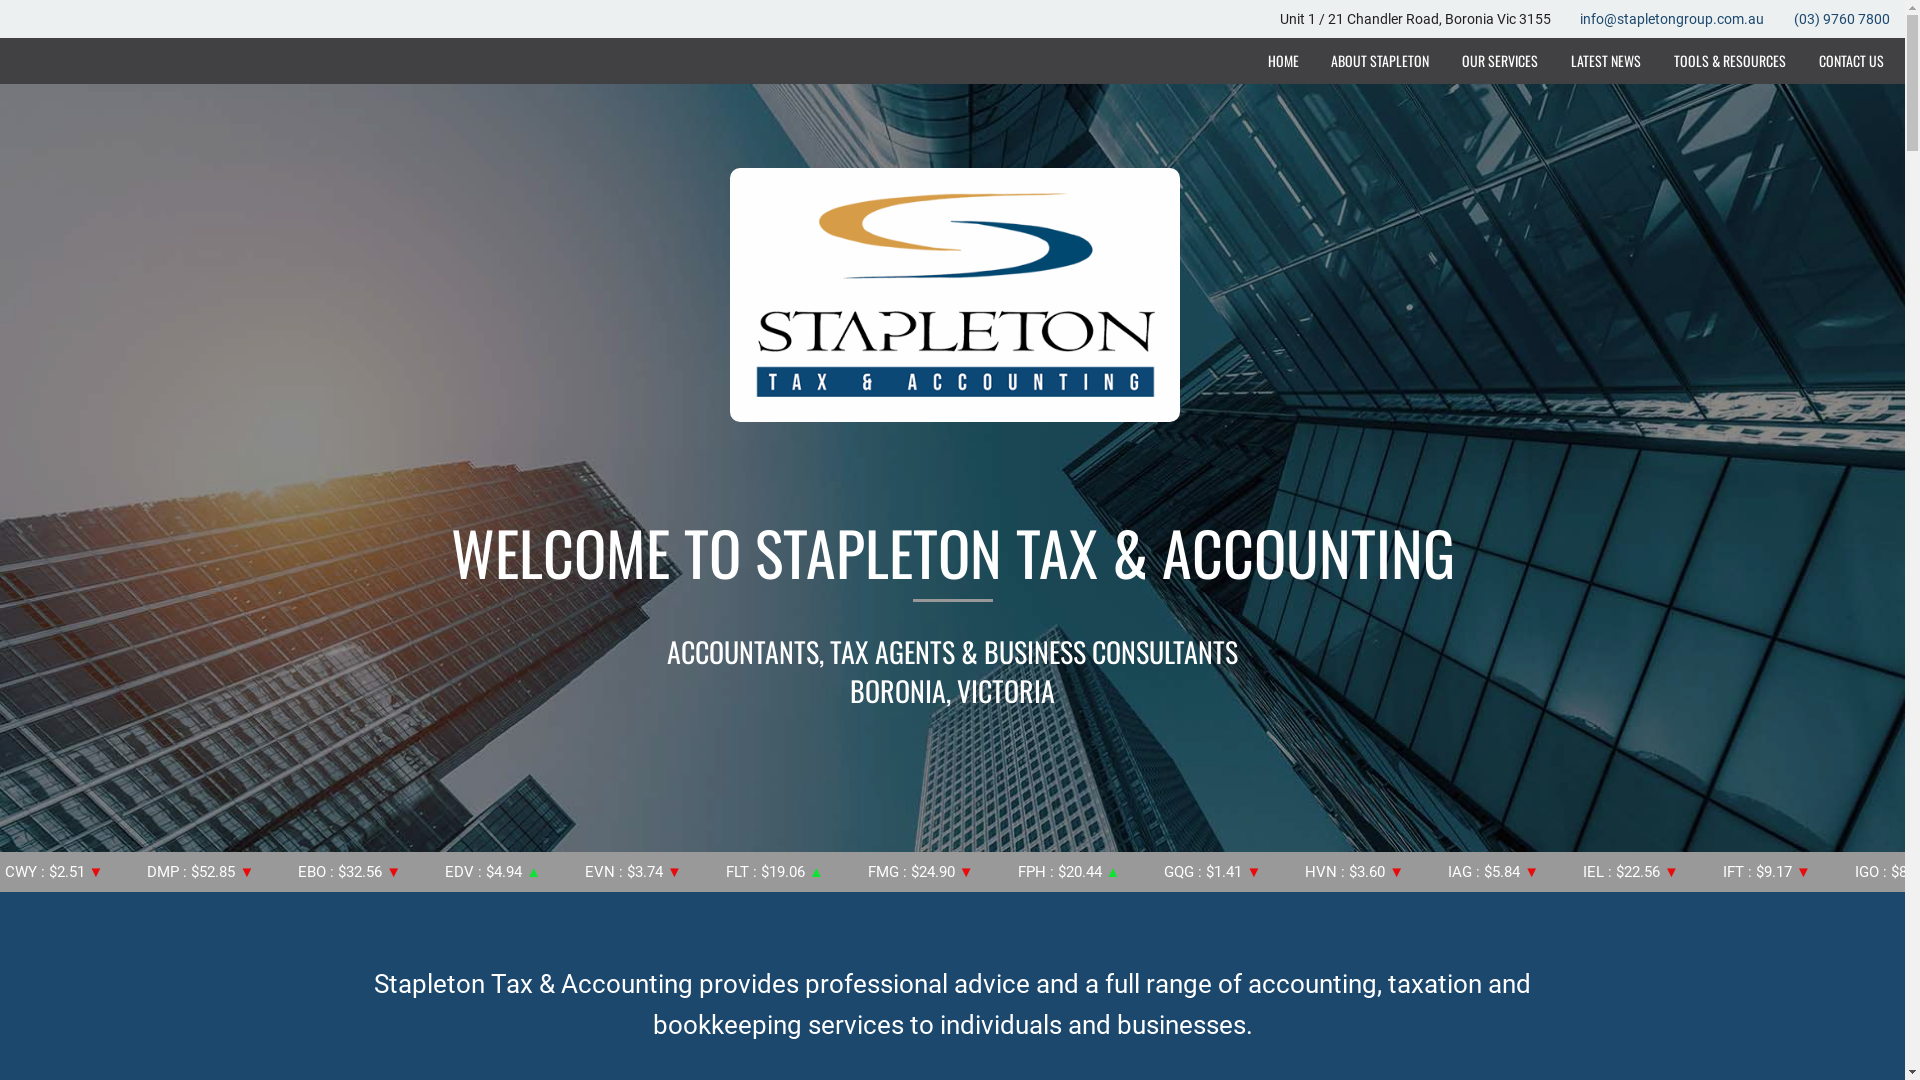 The width and height of the screenshot is (1920, 1080). I want to click on 'CONTACT US', so click(1850, 59).